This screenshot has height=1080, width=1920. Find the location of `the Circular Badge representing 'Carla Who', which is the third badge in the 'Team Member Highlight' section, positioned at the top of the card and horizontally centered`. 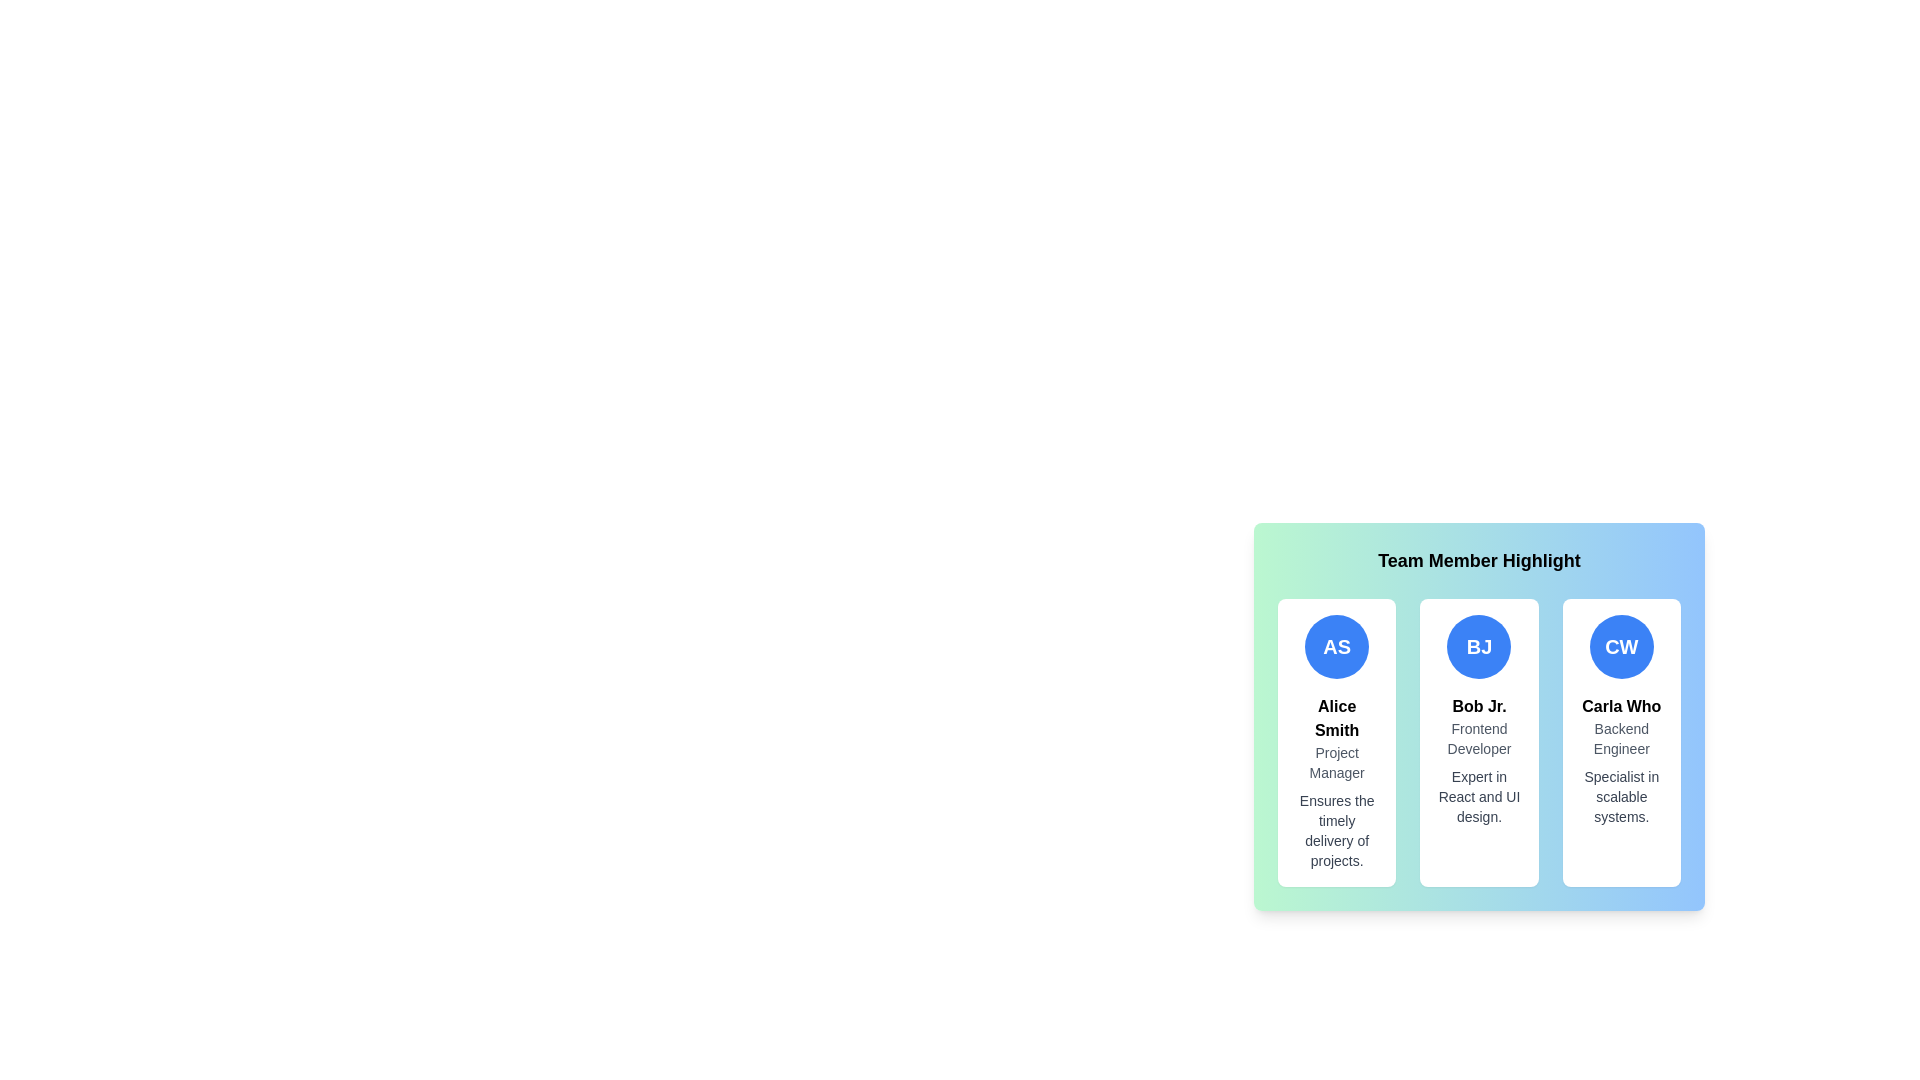

the Circular Badge representing 'Carla Who', which is the third badge in the 'Team Member Highlight' section, positioned at the top of the card and horizontally centered is located at coordinates (1621, 647).